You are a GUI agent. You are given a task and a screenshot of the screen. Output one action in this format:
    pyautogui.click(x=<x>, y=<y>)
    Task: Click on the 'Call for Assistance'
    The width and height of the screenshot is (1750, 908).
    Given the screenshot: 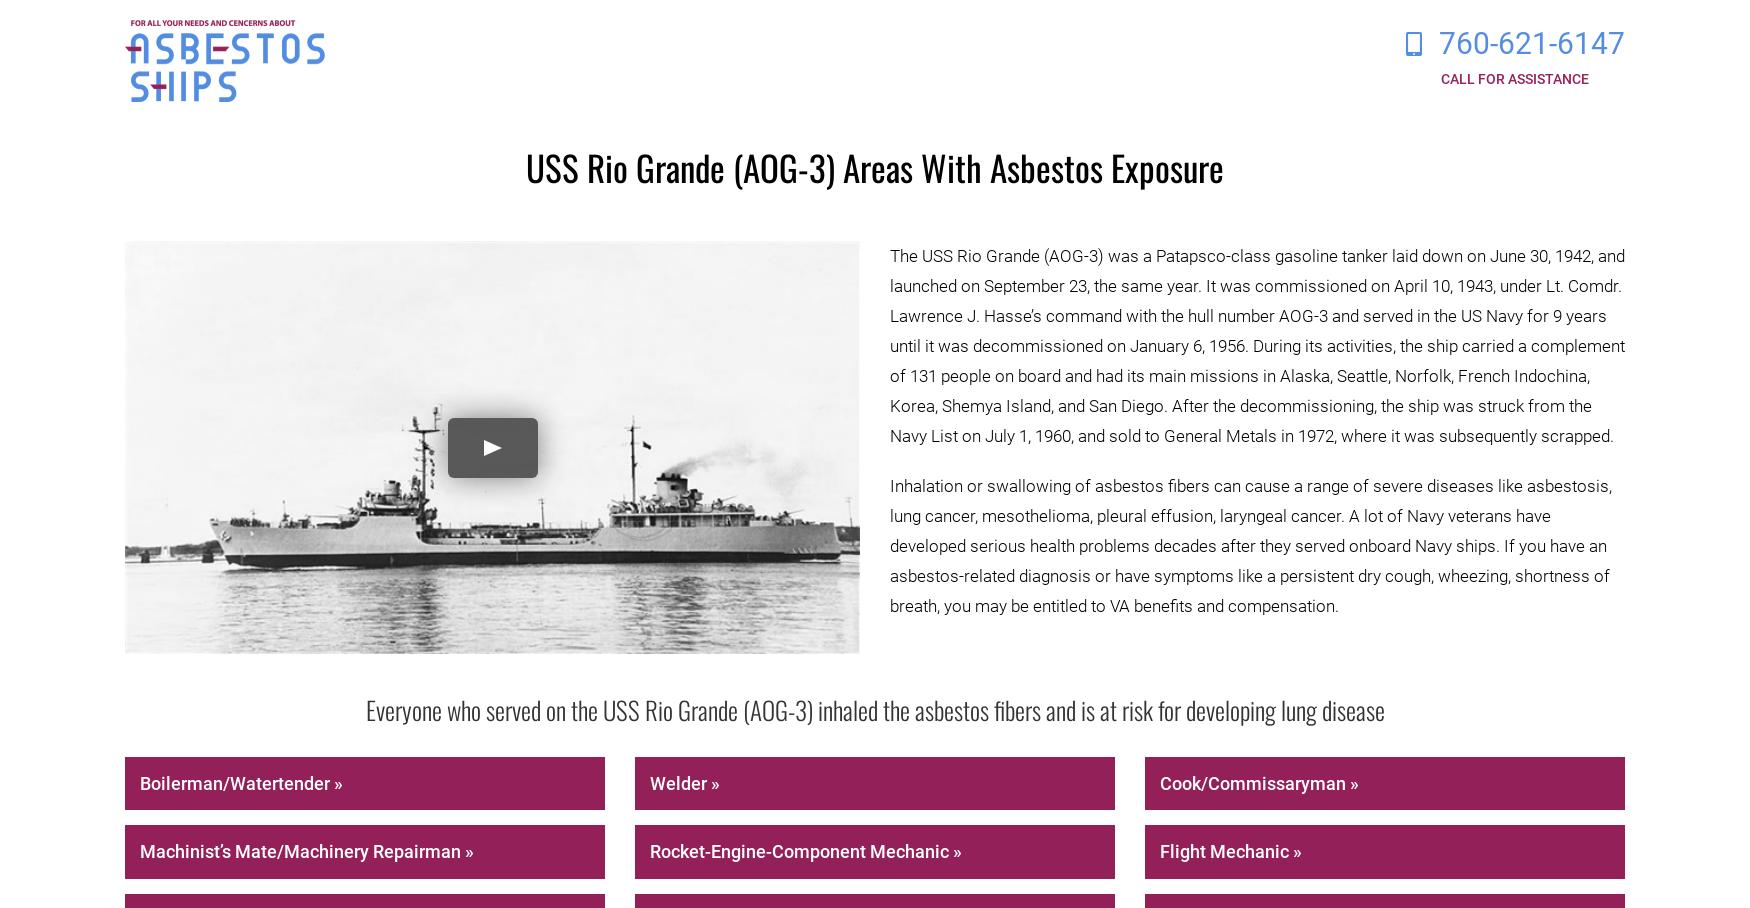 What is the action you would take?
    pyautogui.click(x=1513, y=77)
    